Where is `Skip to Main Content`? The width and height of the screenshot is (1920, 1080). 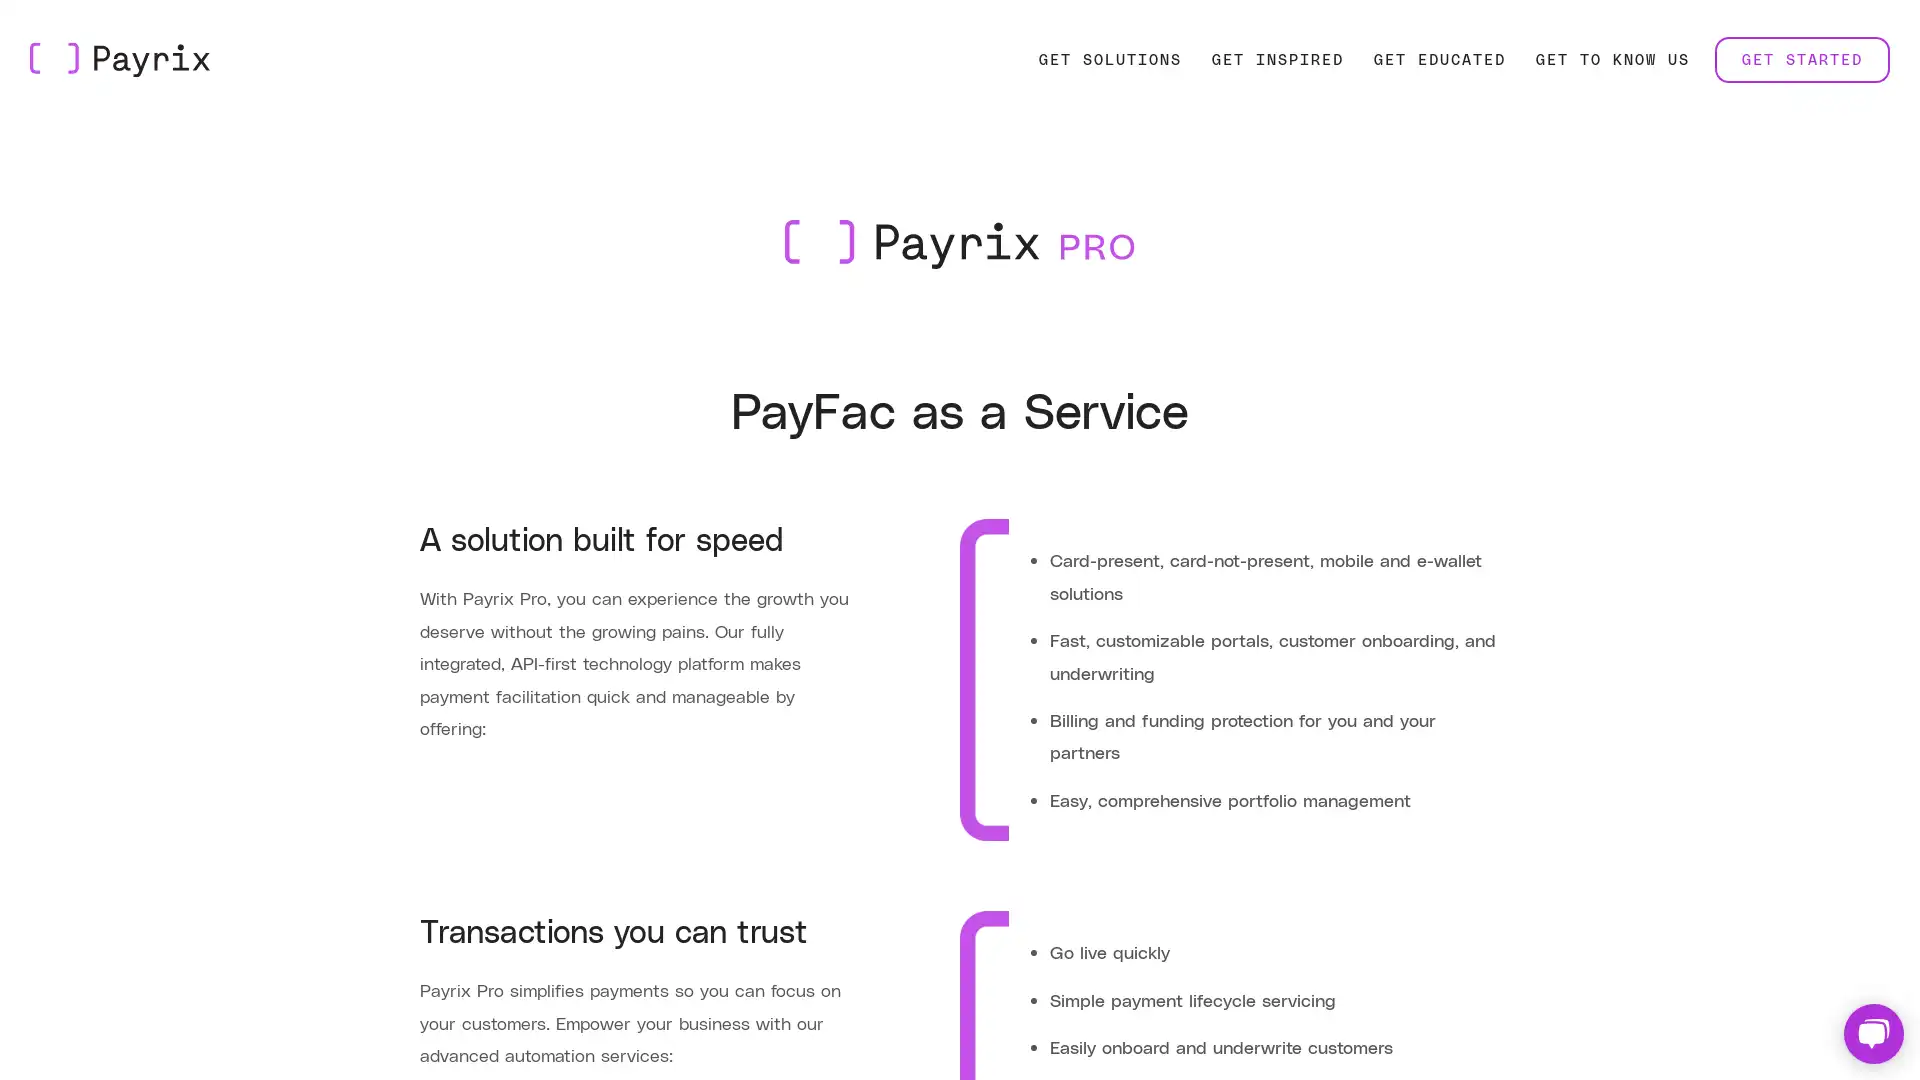 Skip to Main Content is located at coordinates (20, 20).